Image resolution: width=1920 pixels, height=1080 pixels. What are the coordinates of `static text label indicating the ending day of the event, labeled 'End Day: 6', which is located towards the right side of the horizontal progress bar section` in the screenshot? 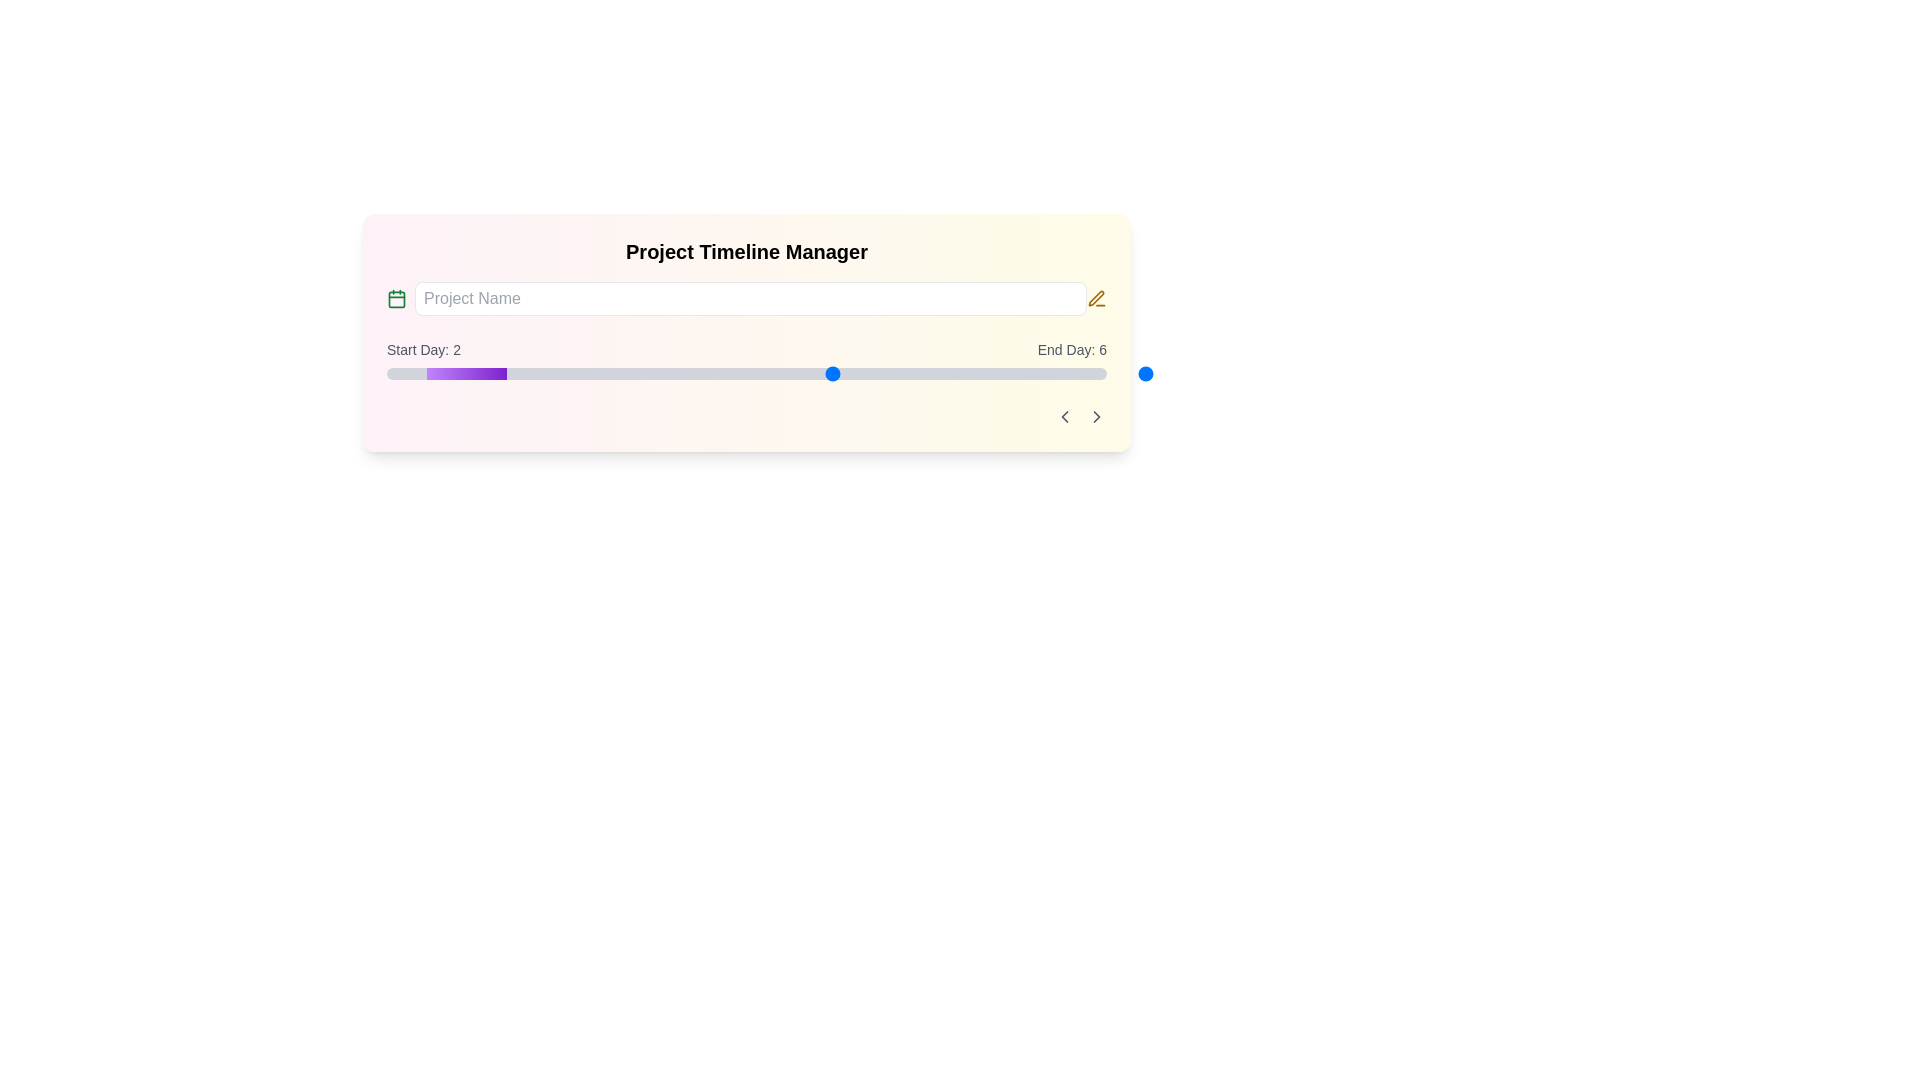 It's located at (1071, 349).